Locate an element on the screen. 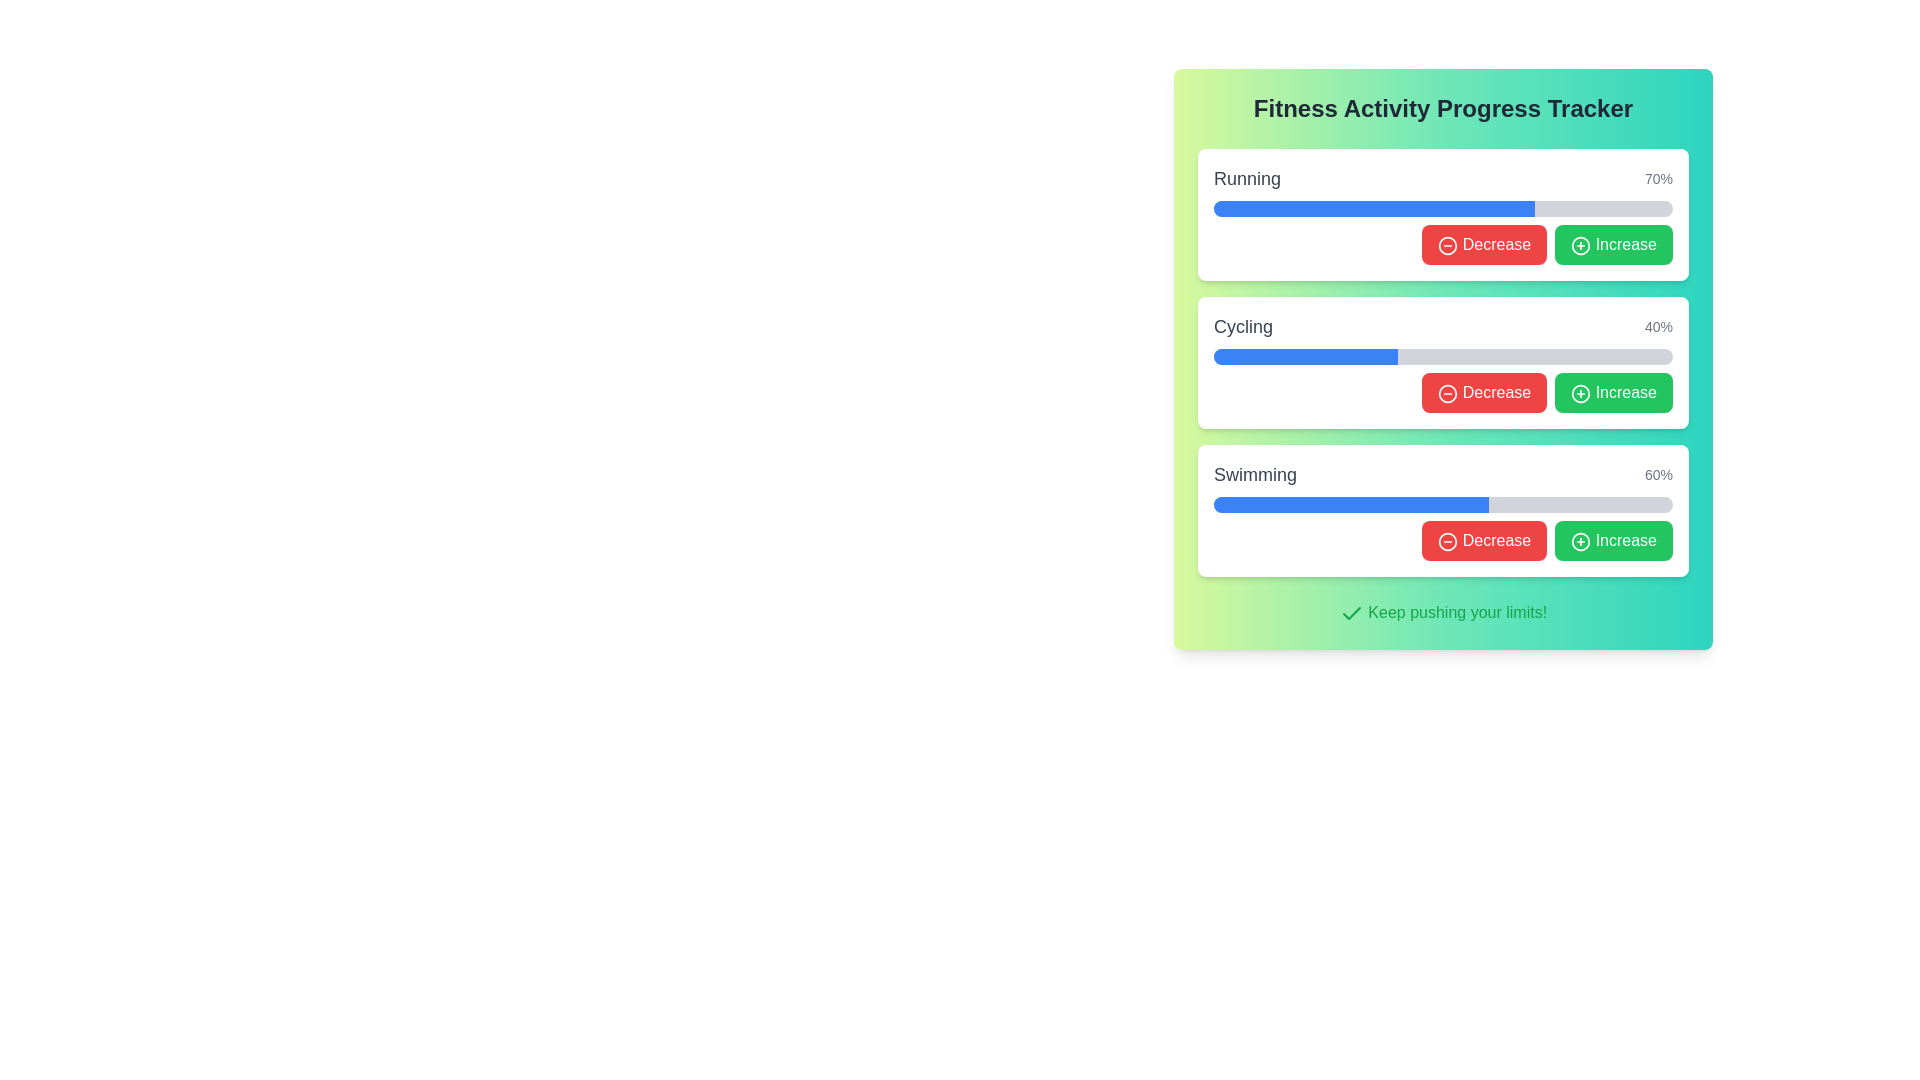  the circular green icon with a plus symbol at the center, located within the 'Increase' button in the 'Swimming' section is located at coordinates (1580, 541).